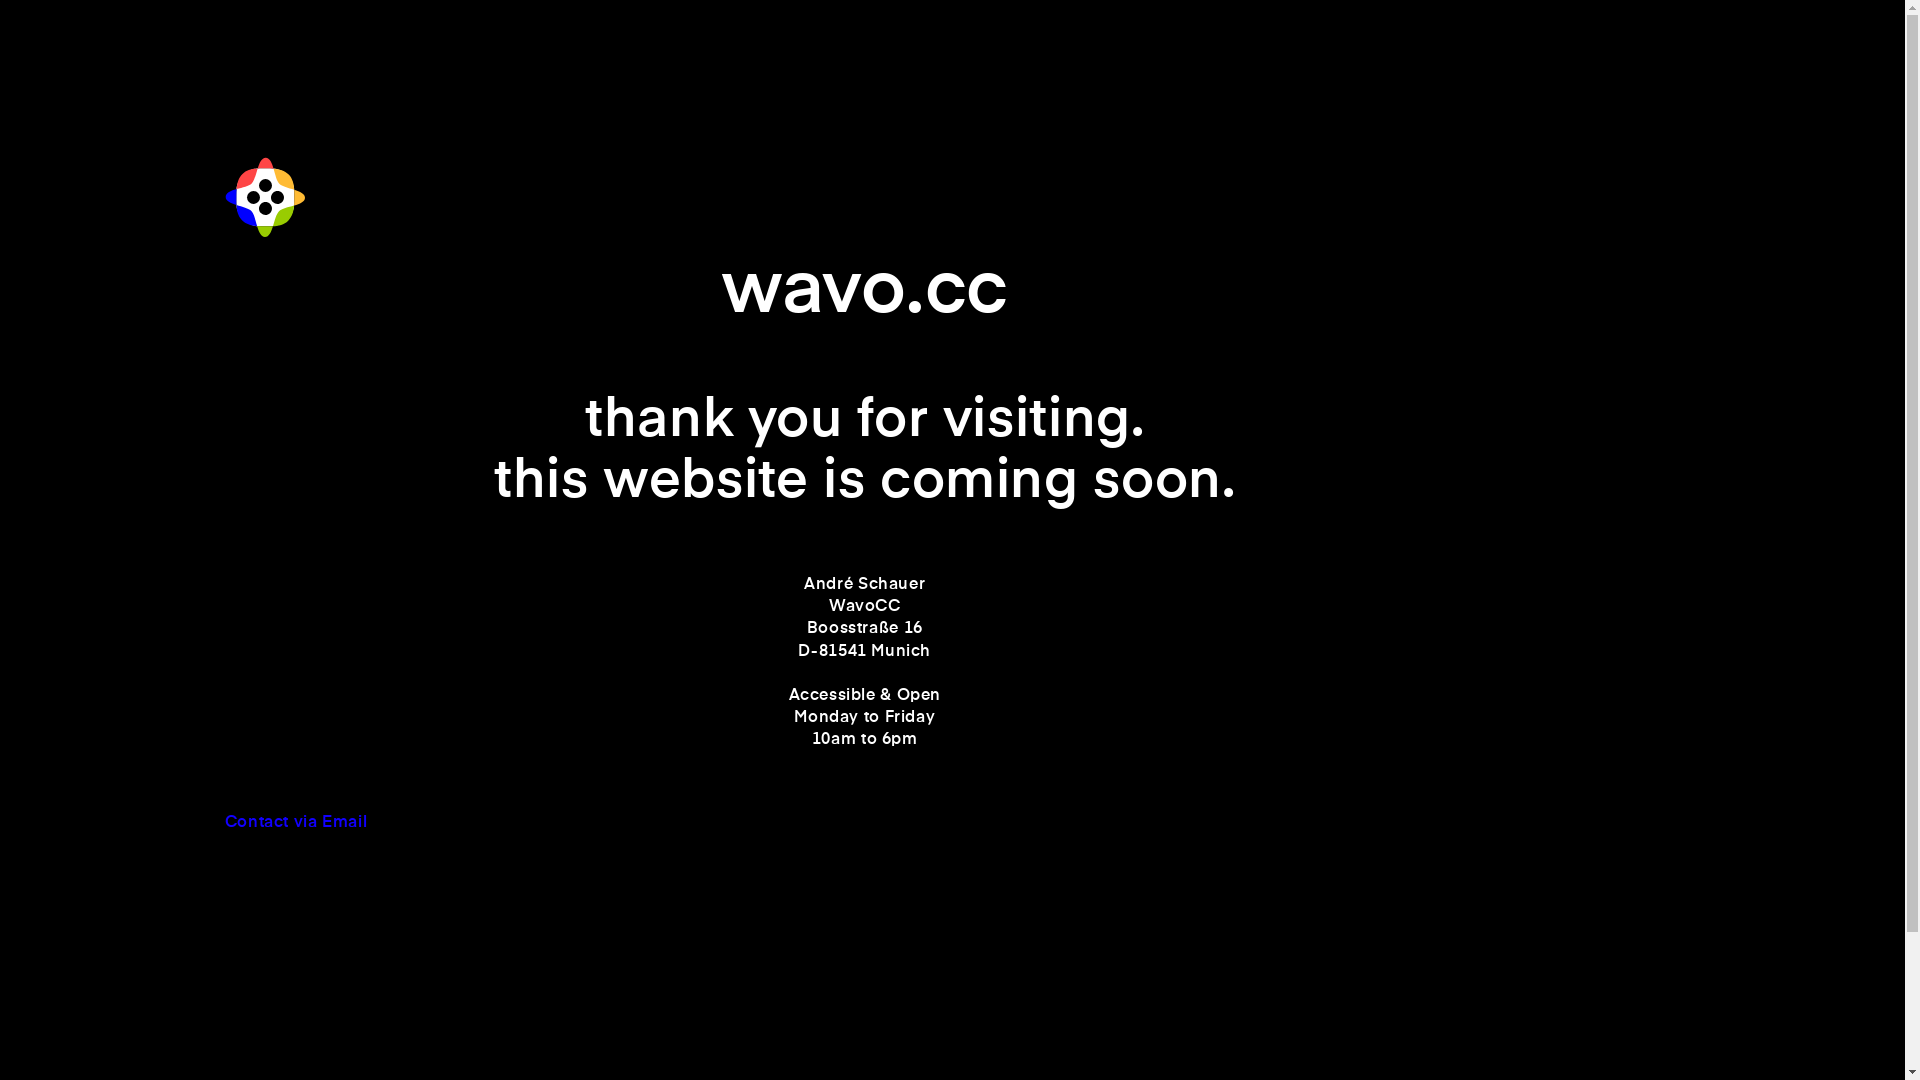 This screenshot has width=1920, height=1080. What do you see at coordinates (225, 833) in the screenshot?
I see `'Contact via Email` at bounding box center [225, 833].